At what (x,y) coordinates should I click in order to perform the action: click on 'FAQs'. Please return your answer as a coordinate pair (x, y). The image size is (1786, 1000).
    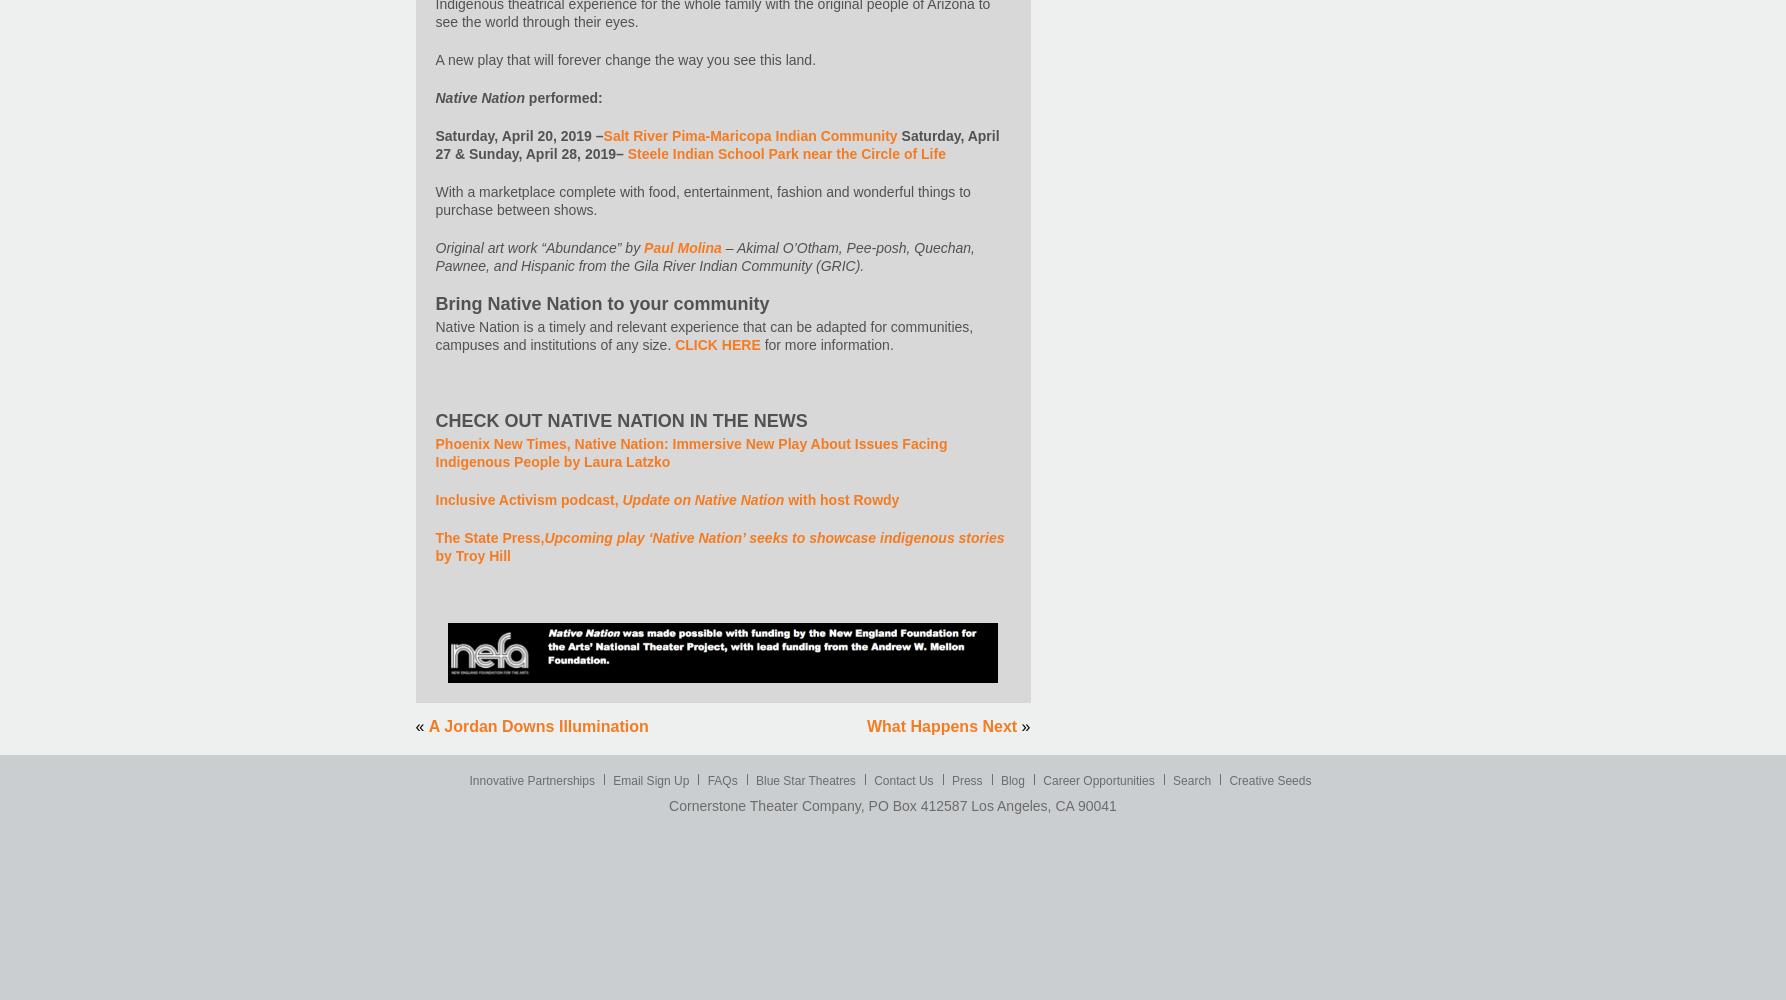
    Looking at the image, I should click on (722, 781).